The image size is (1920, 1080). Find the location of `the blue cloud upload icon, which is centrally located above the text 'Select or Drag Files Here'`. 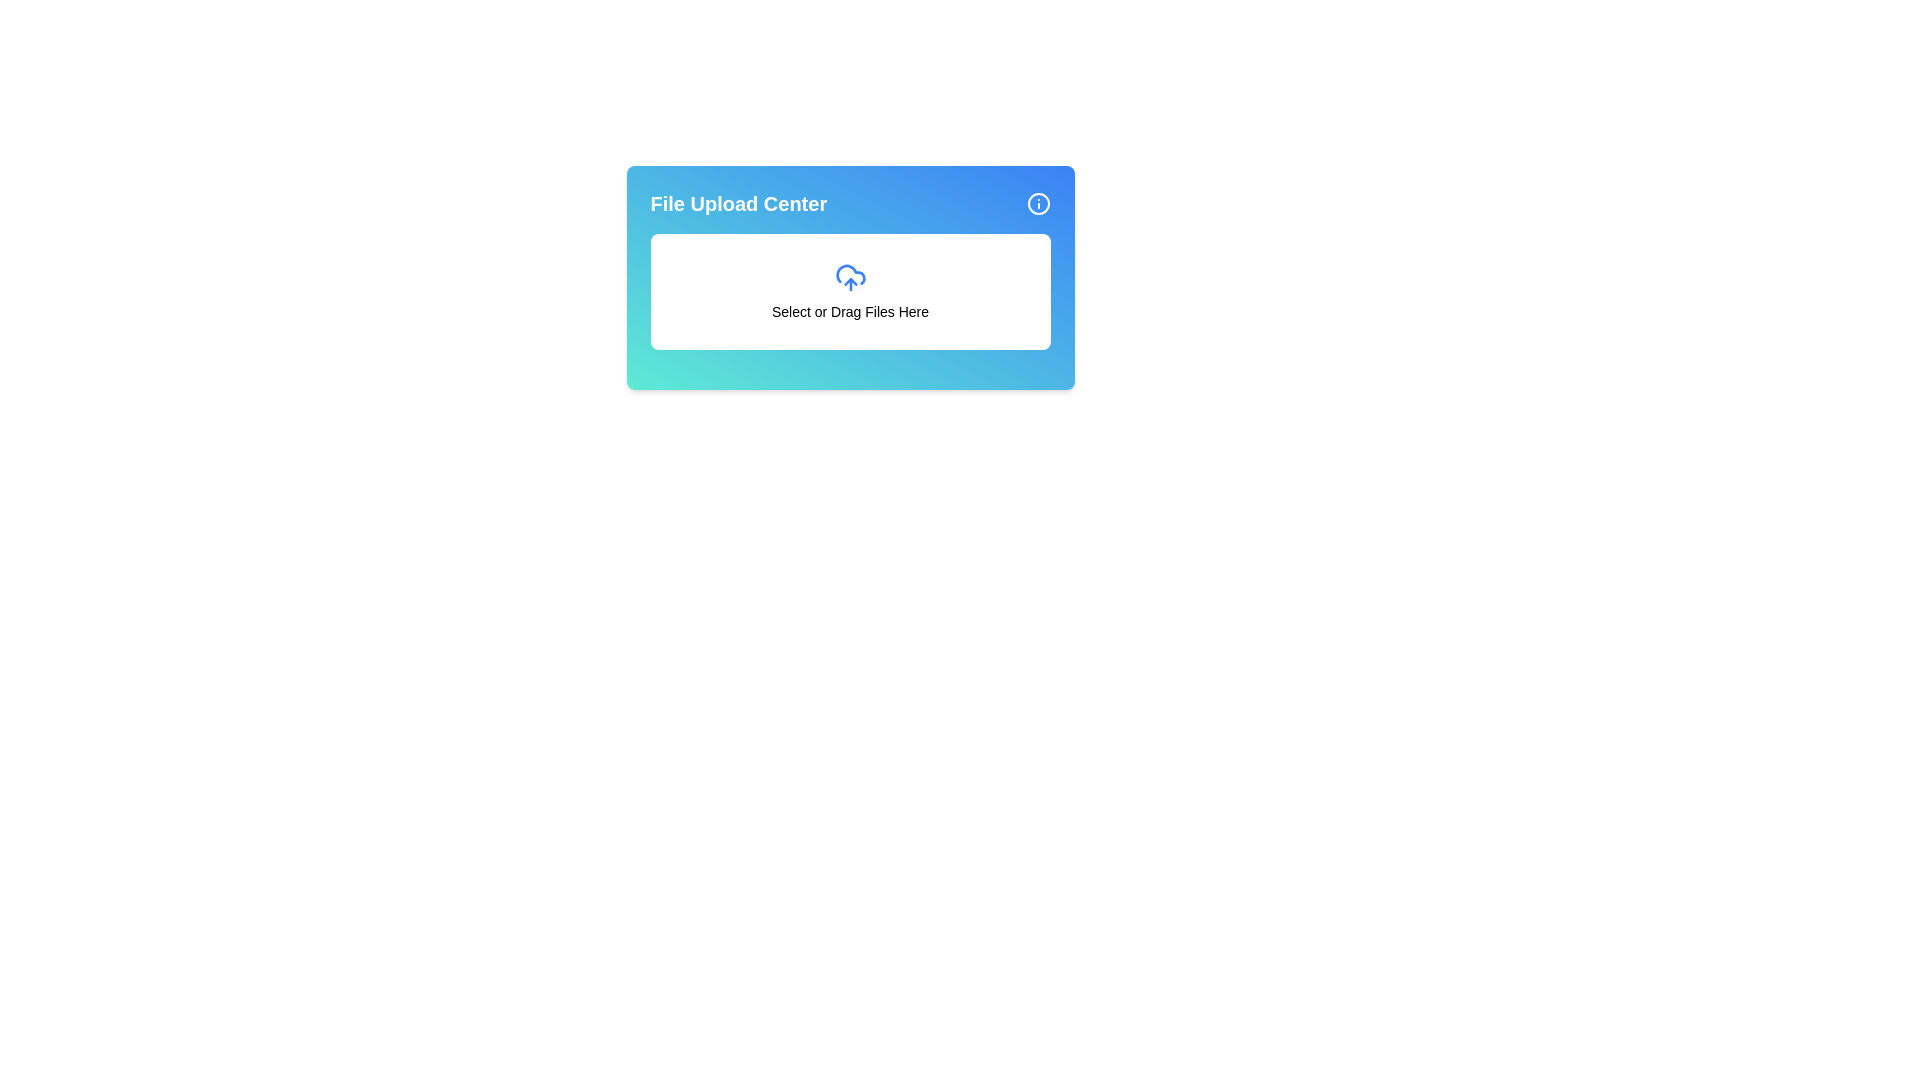

the blue cloud upload icon, which is centrally located above the text 'Select or Drag Files Here' is located at coordinates (850, 277).